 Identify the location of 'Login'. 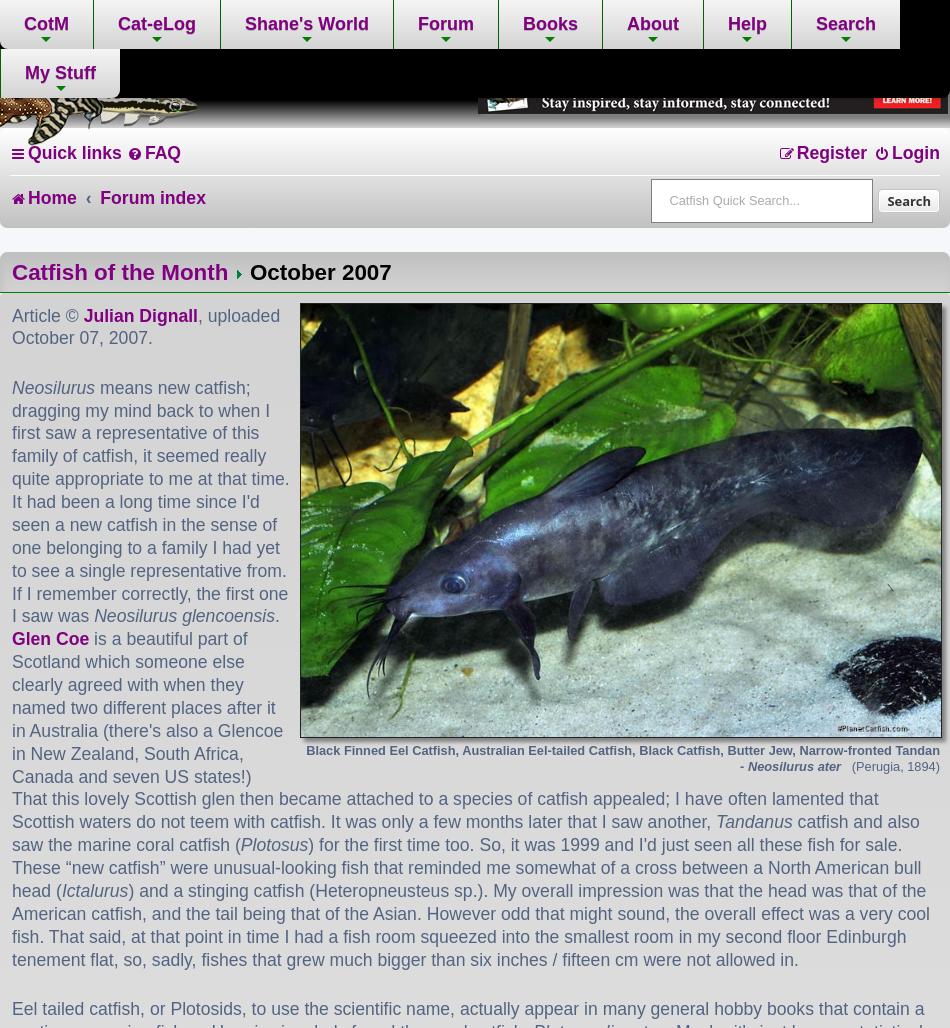
(890, 152).